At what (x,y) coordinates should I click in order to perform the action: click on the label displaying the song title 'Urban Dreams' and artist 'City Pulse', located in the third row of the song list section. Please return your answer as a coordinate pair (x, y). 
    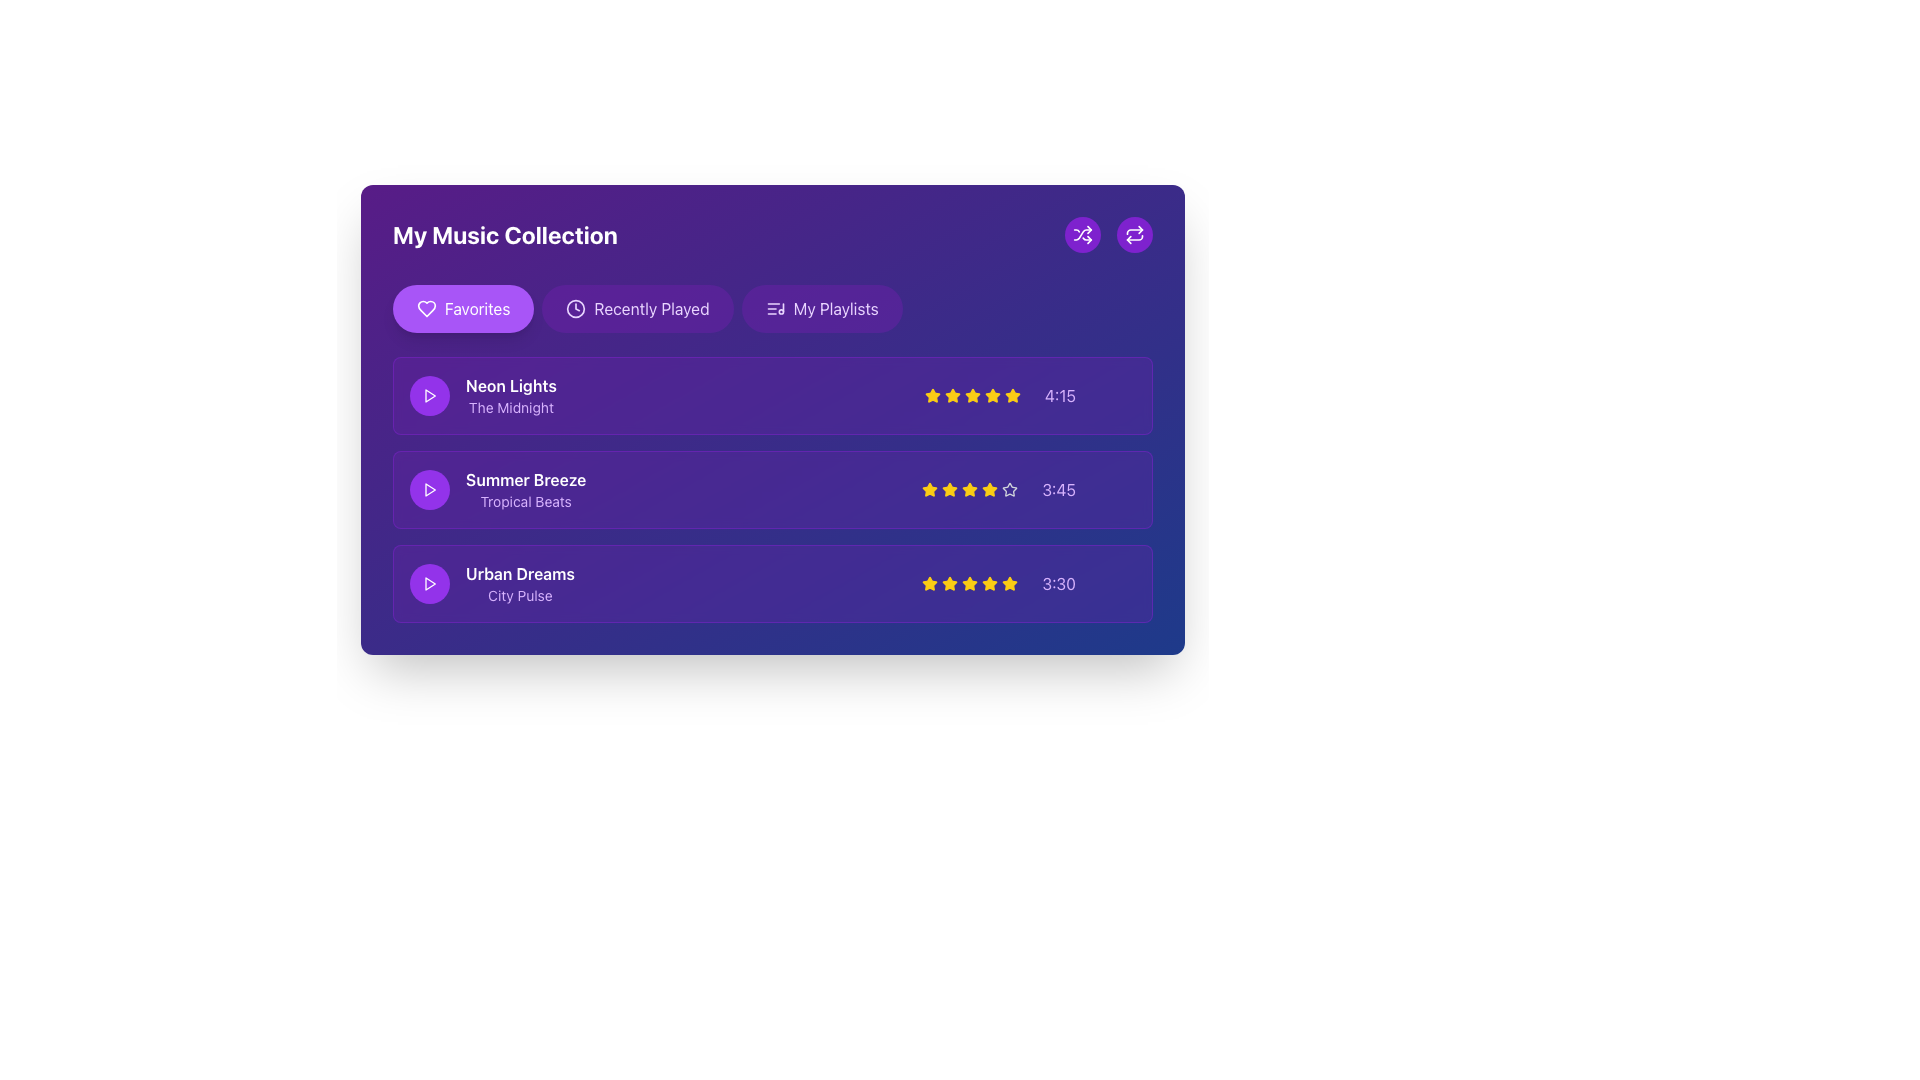
    Looking at the image, I should click on (492, 583).